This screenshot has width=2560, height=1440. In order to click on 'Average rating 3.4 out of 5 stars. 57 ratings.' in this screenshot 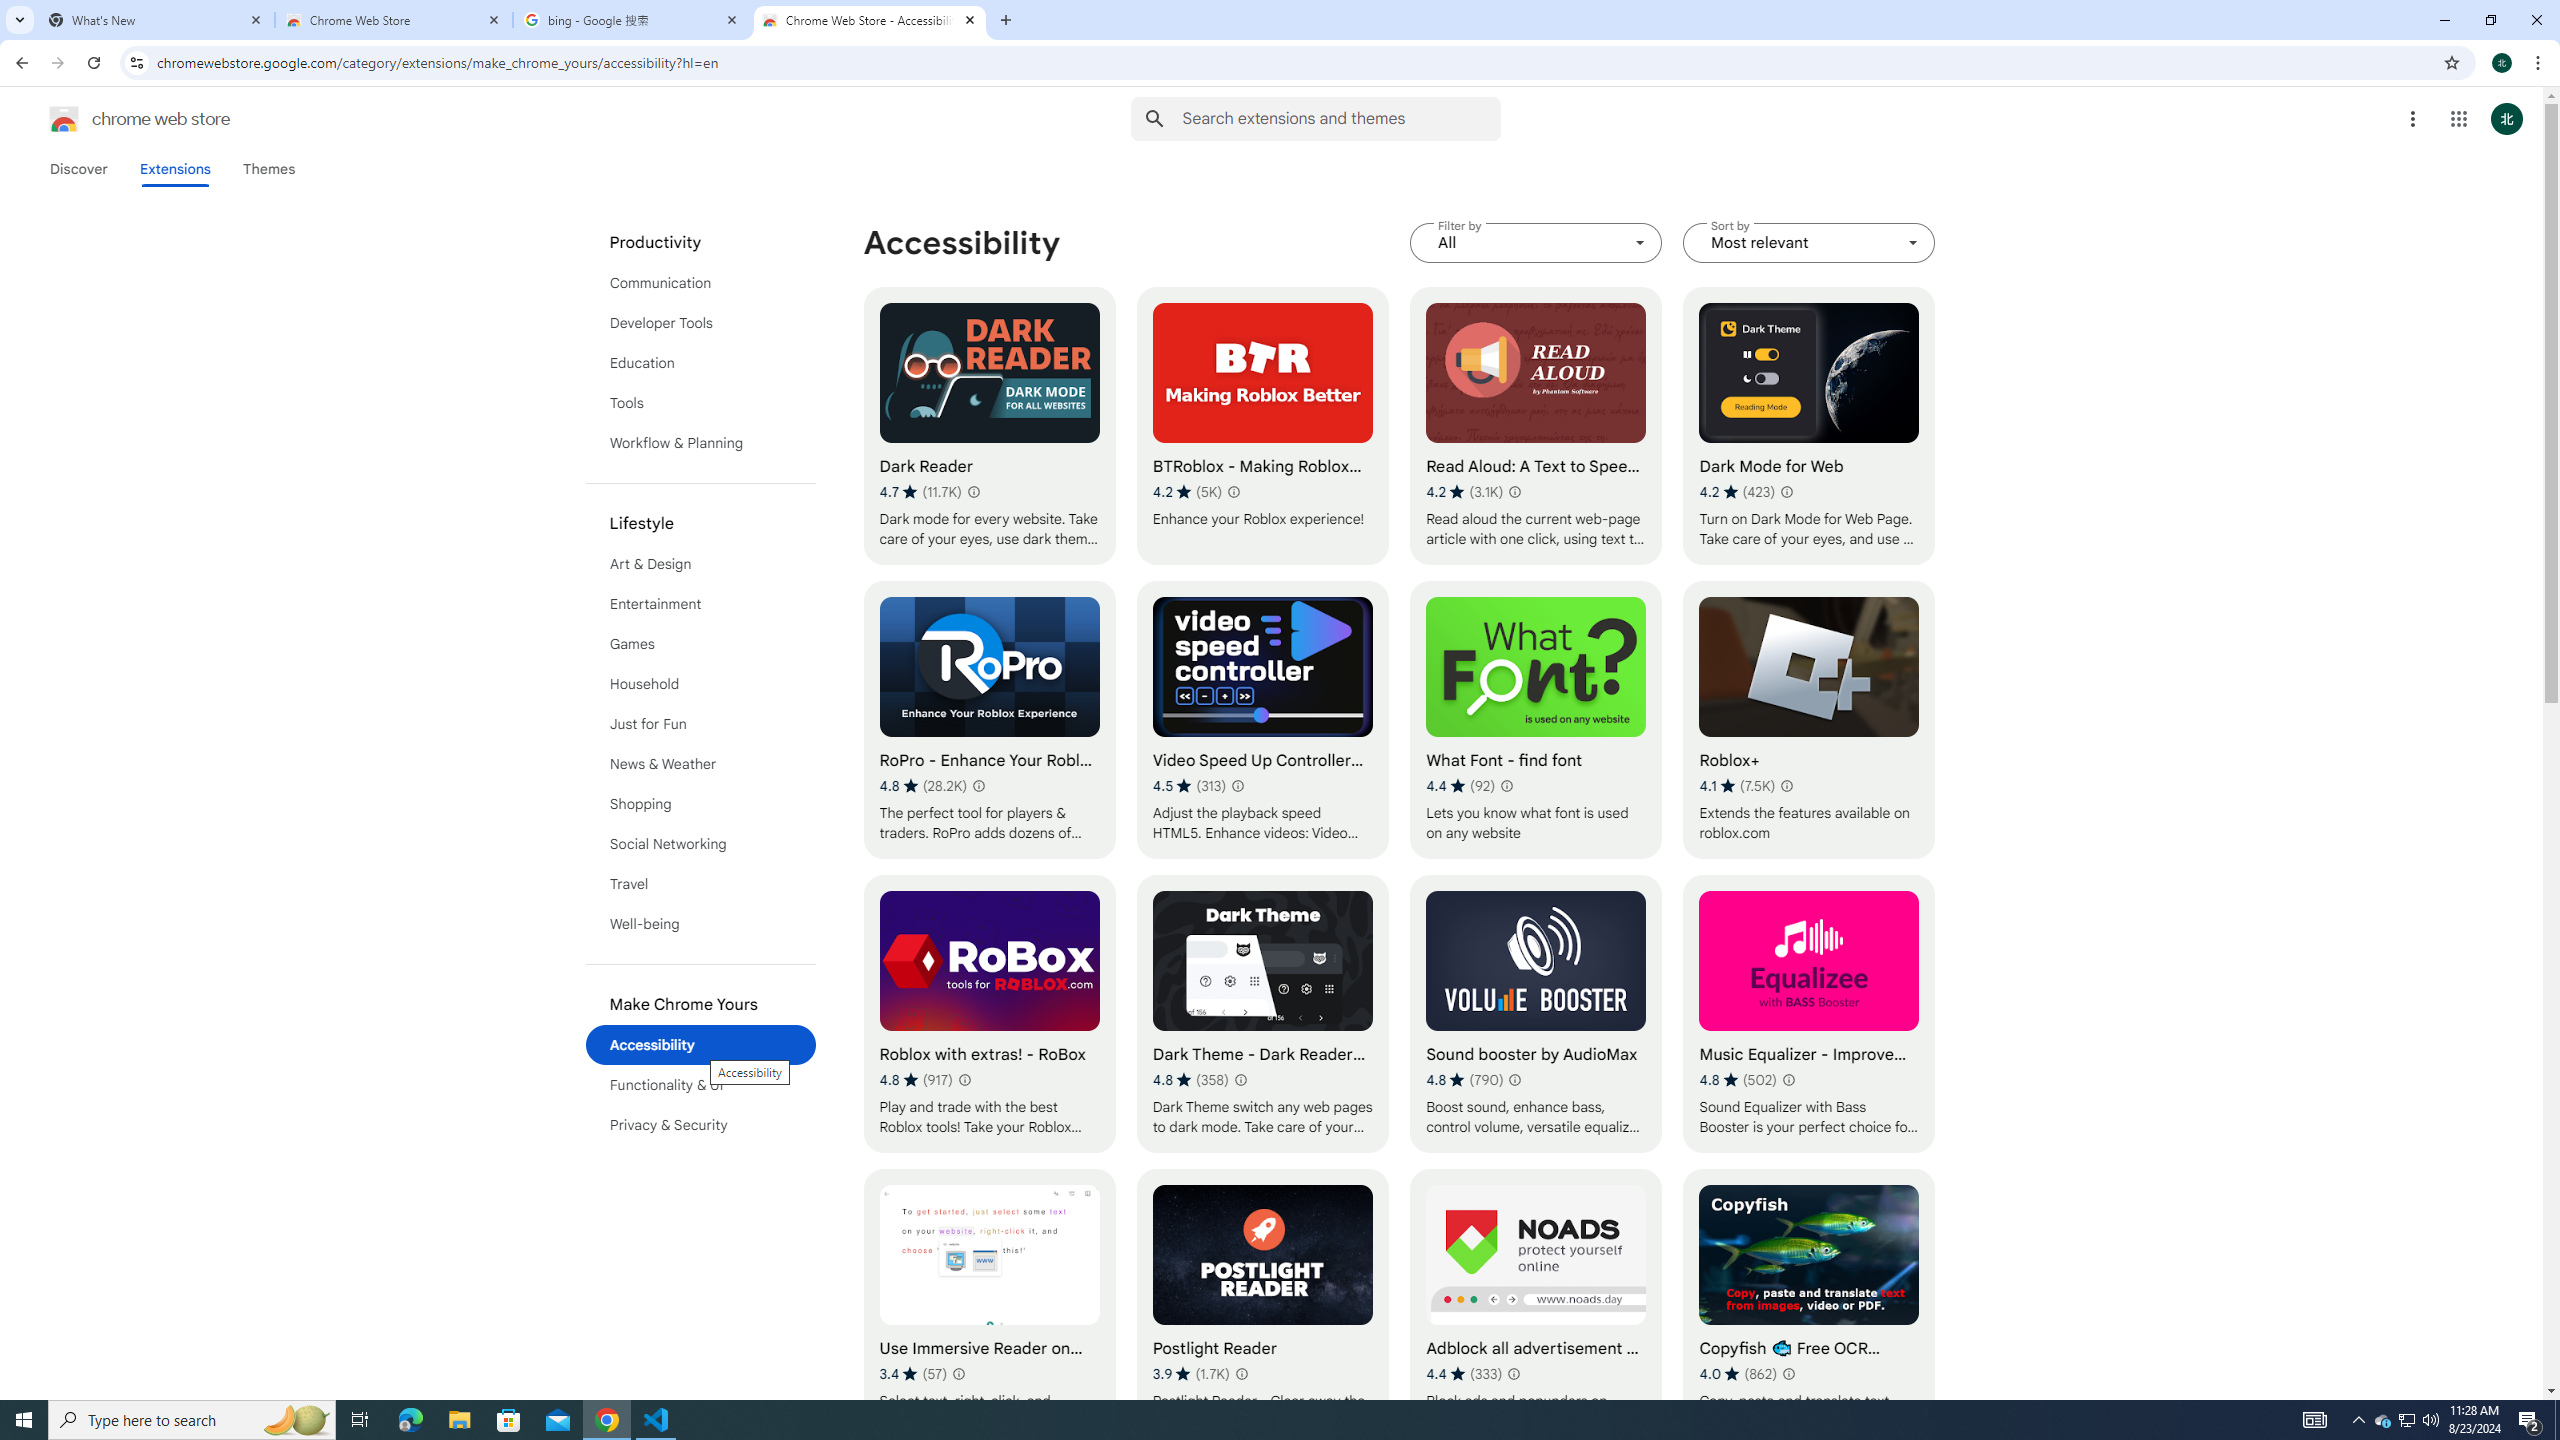, I will do `click(912, 1372)`.